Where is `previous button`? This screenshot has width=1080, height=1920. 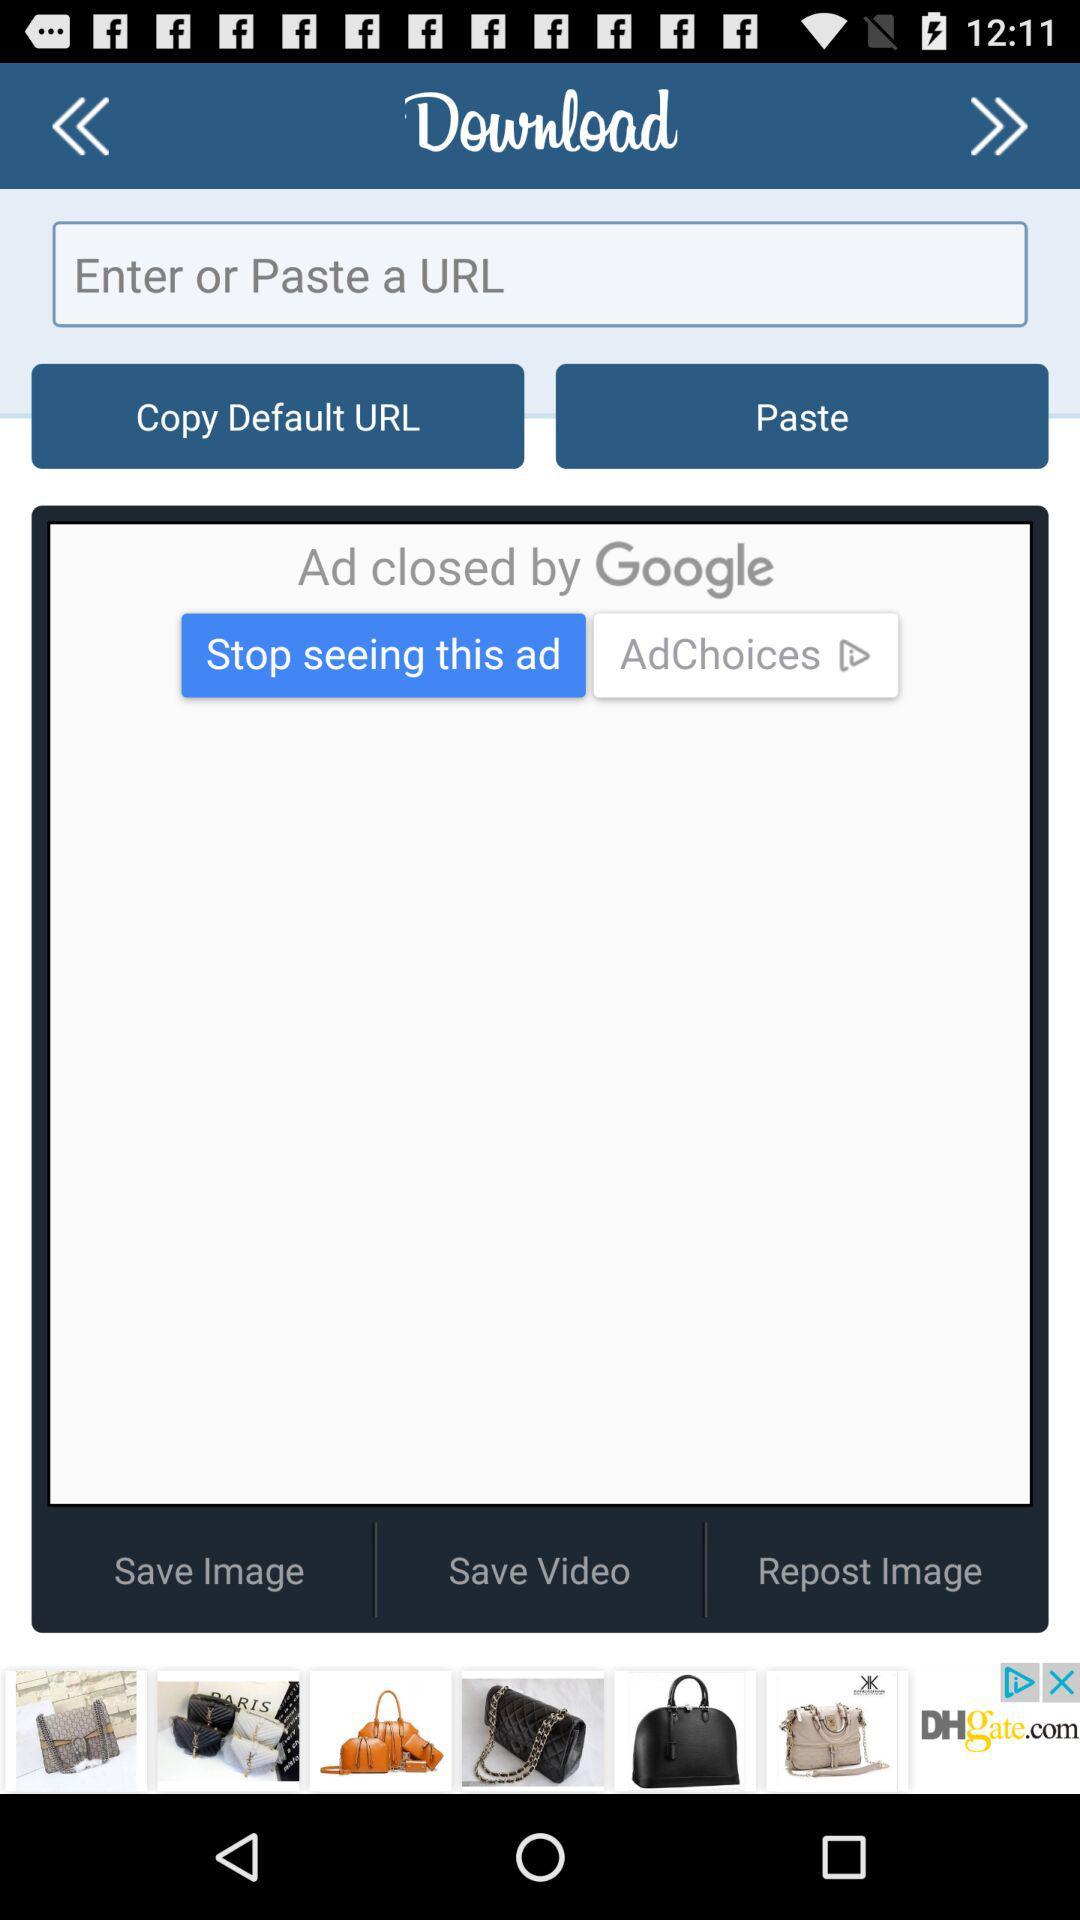
previous button is located at coordinates (79, 124).